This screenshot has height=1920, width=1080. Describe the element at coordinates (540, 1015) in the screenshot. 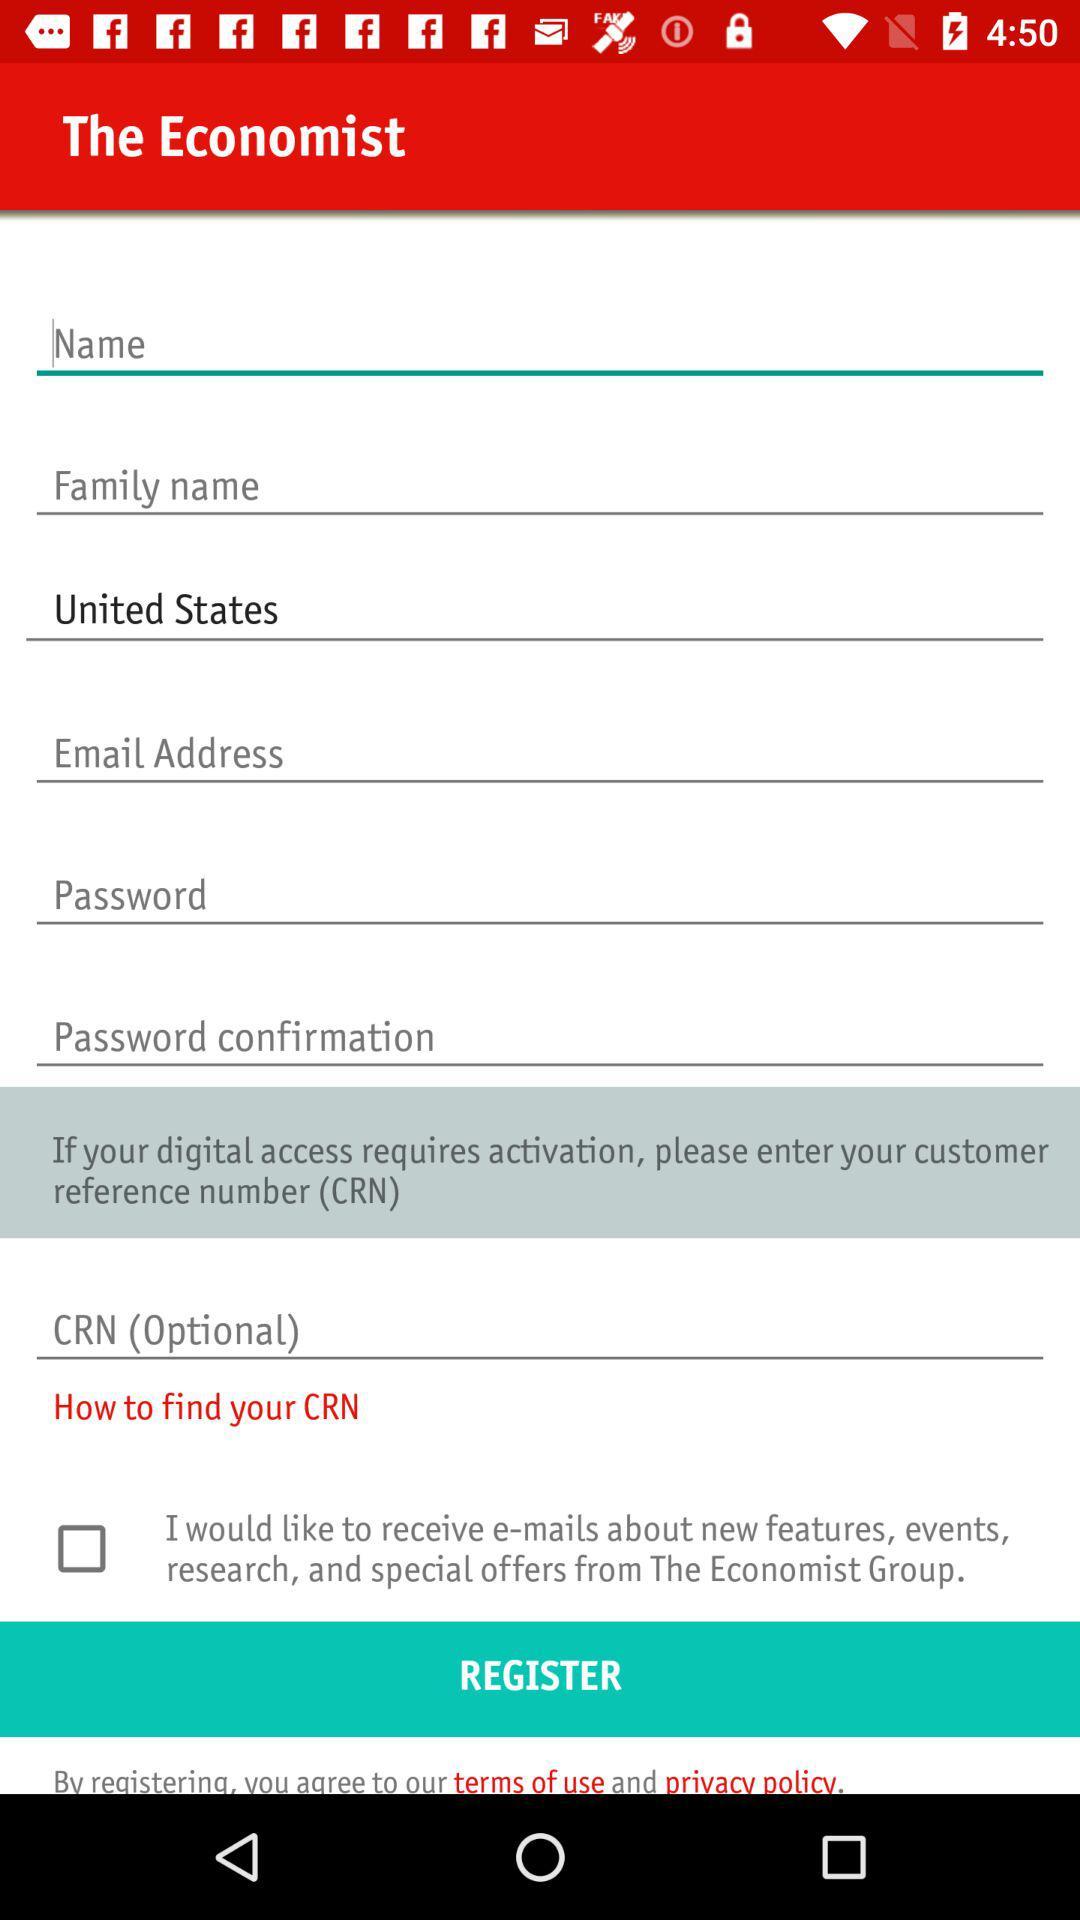

I see `confirm password` at that location.